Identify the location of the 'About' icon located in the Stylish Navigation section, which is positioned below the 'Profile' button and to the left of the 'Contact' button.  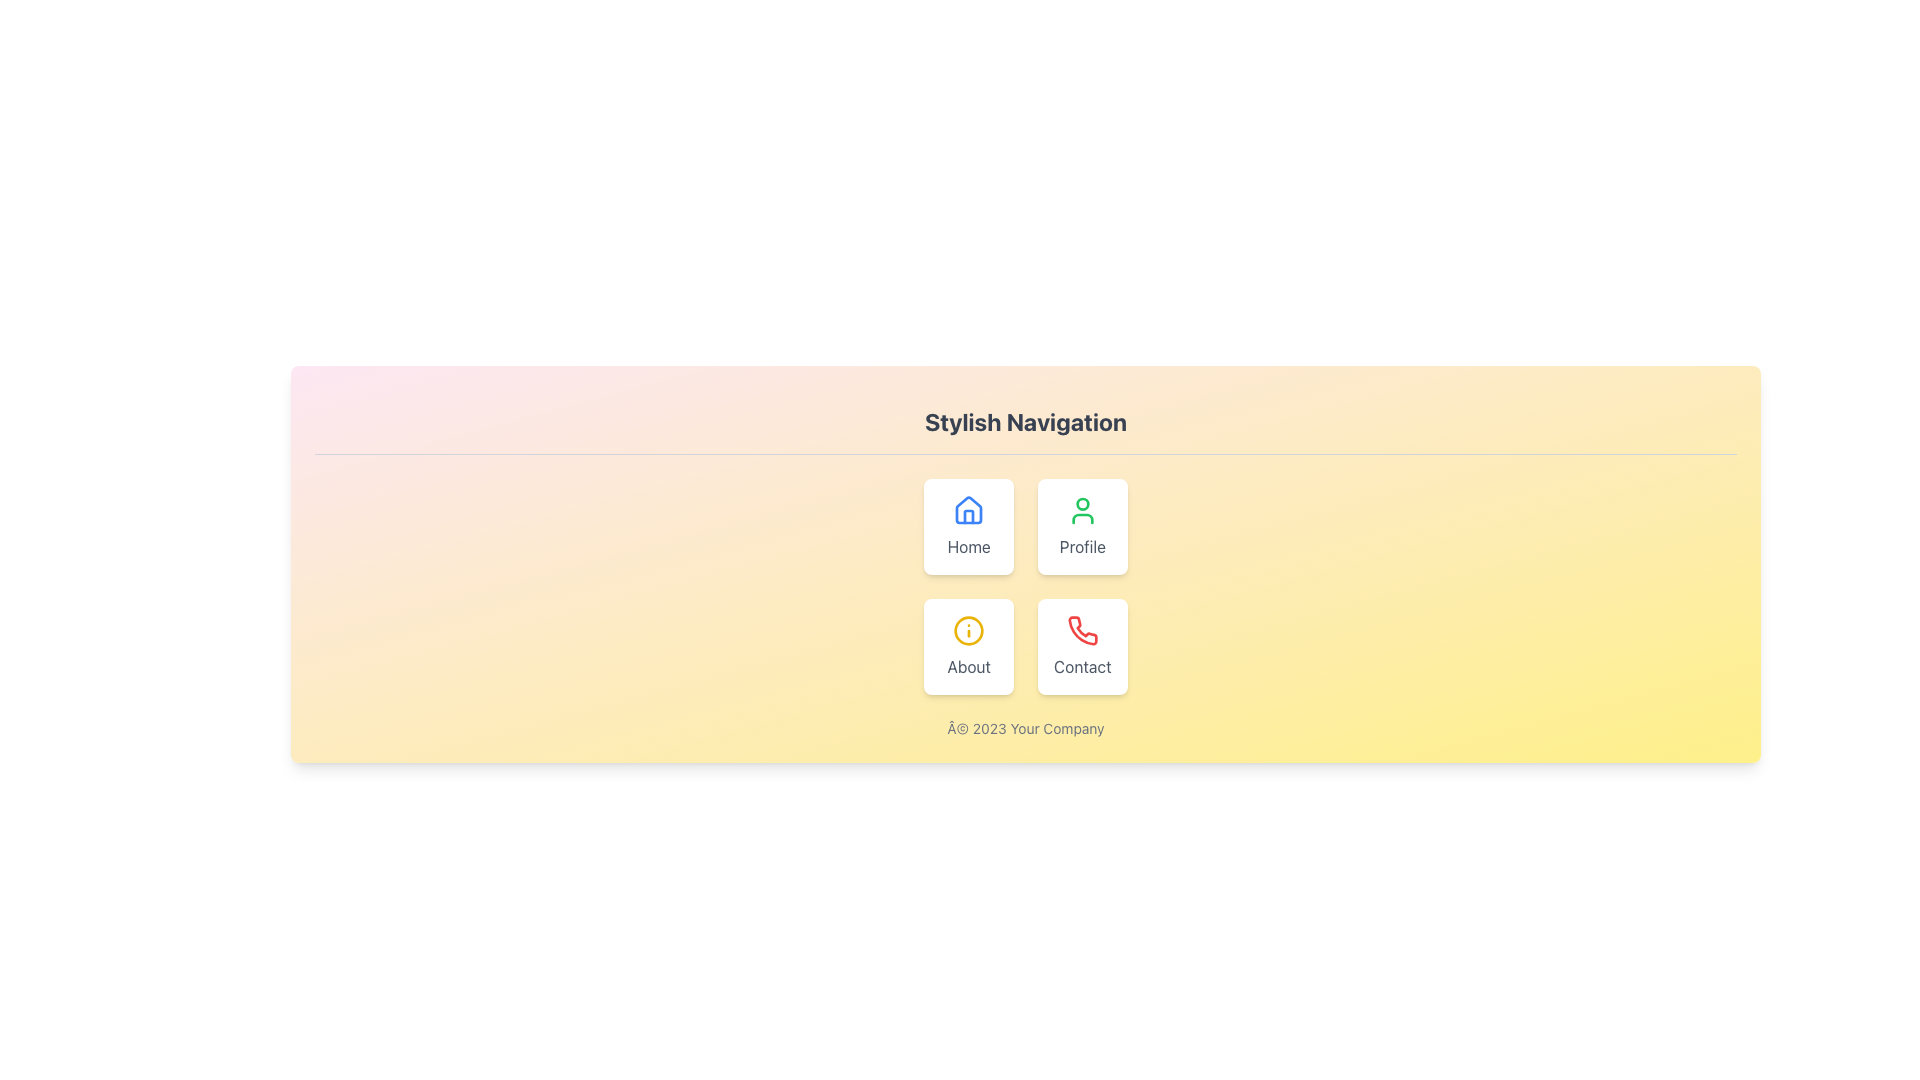
(969, 631).